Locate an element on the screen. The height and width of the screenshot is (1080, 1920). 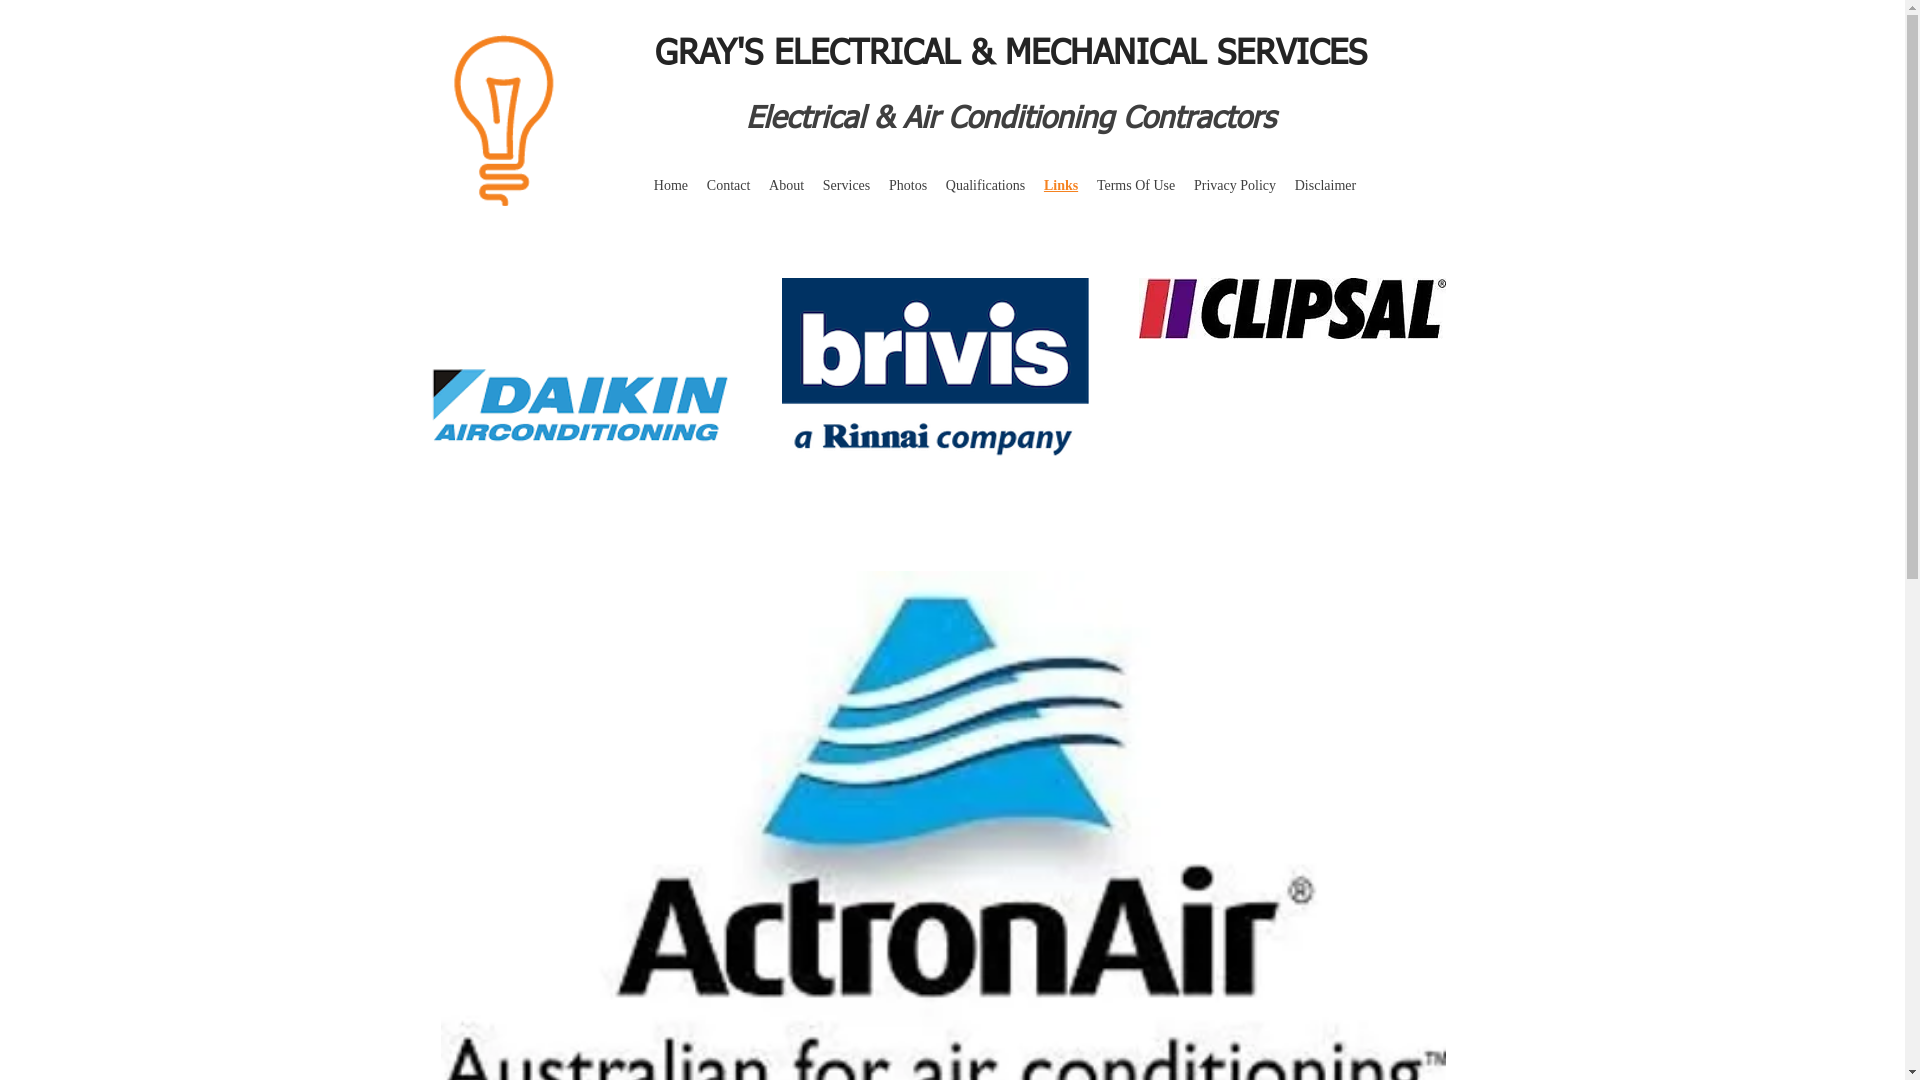
'Terms Of Use' is located at coordinates (1087, 185).